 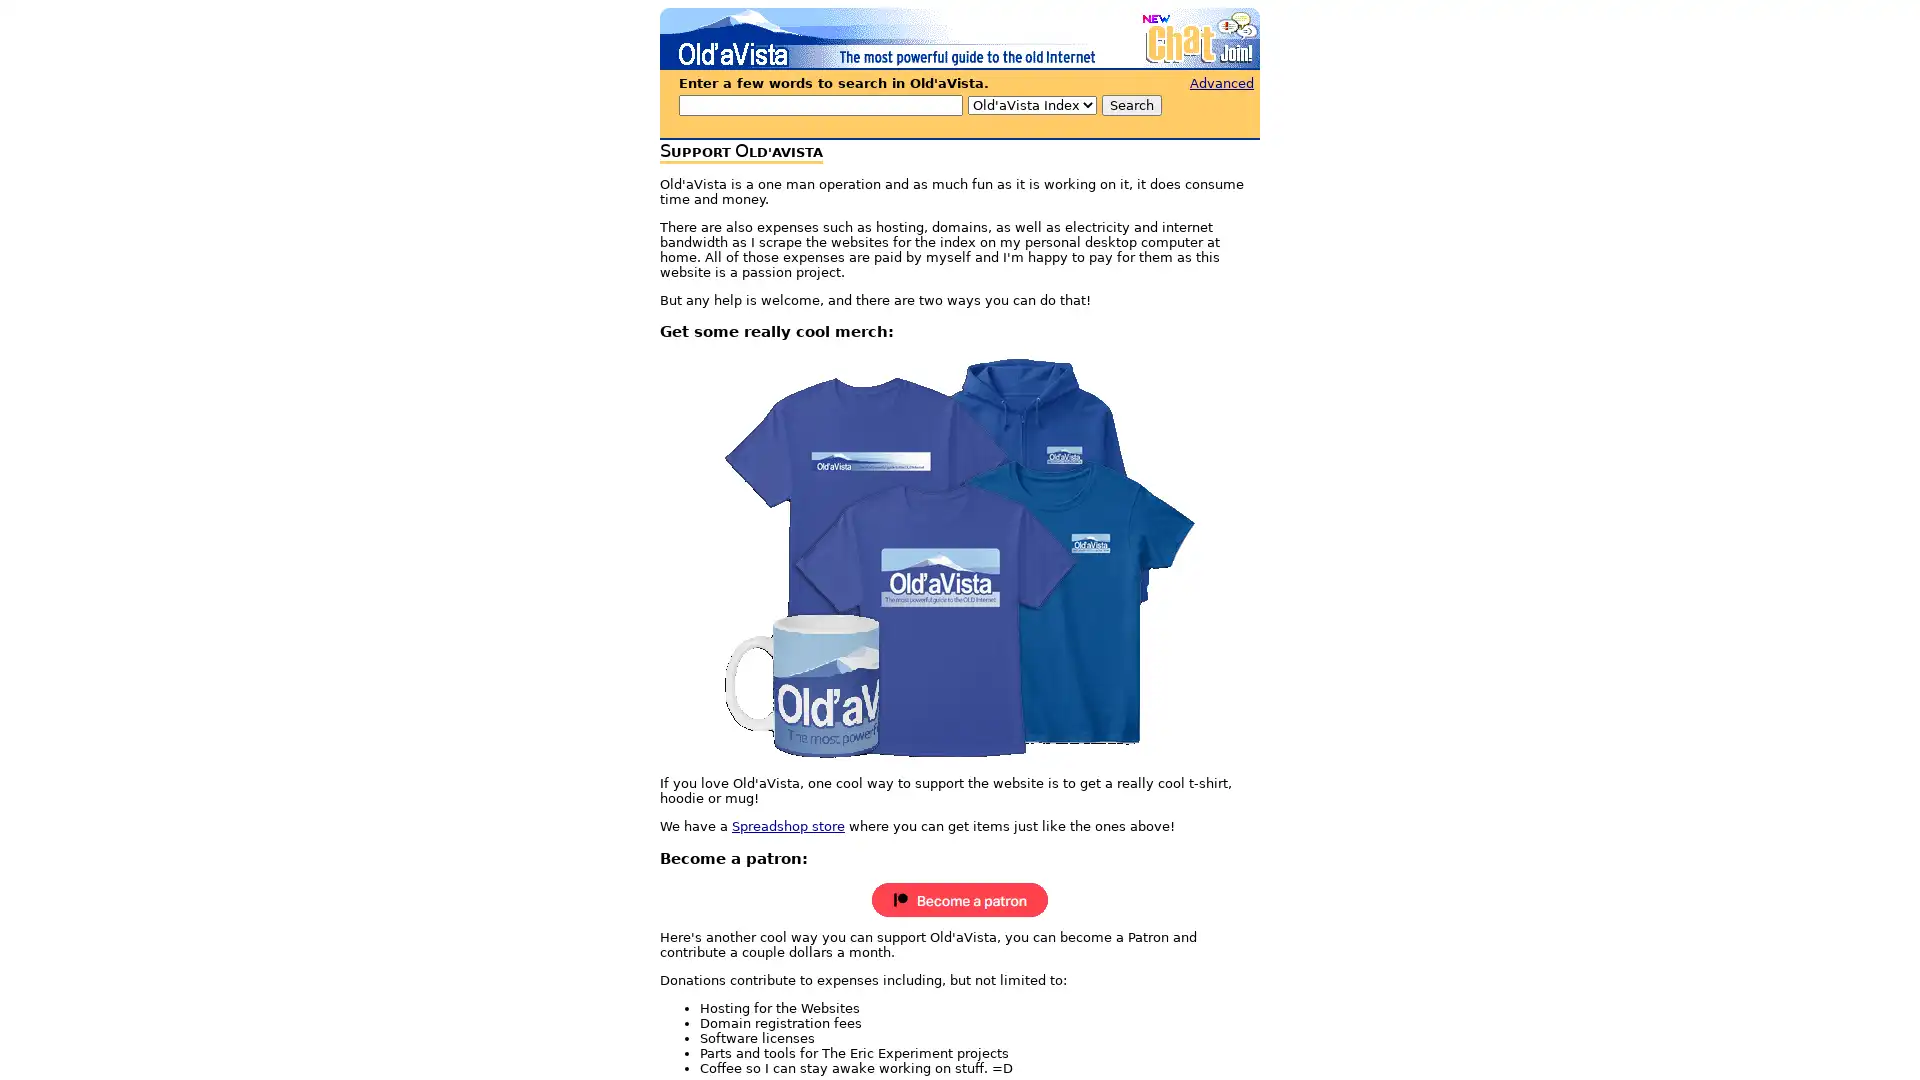 I want to click on Search, so click(x=1132, y=105).